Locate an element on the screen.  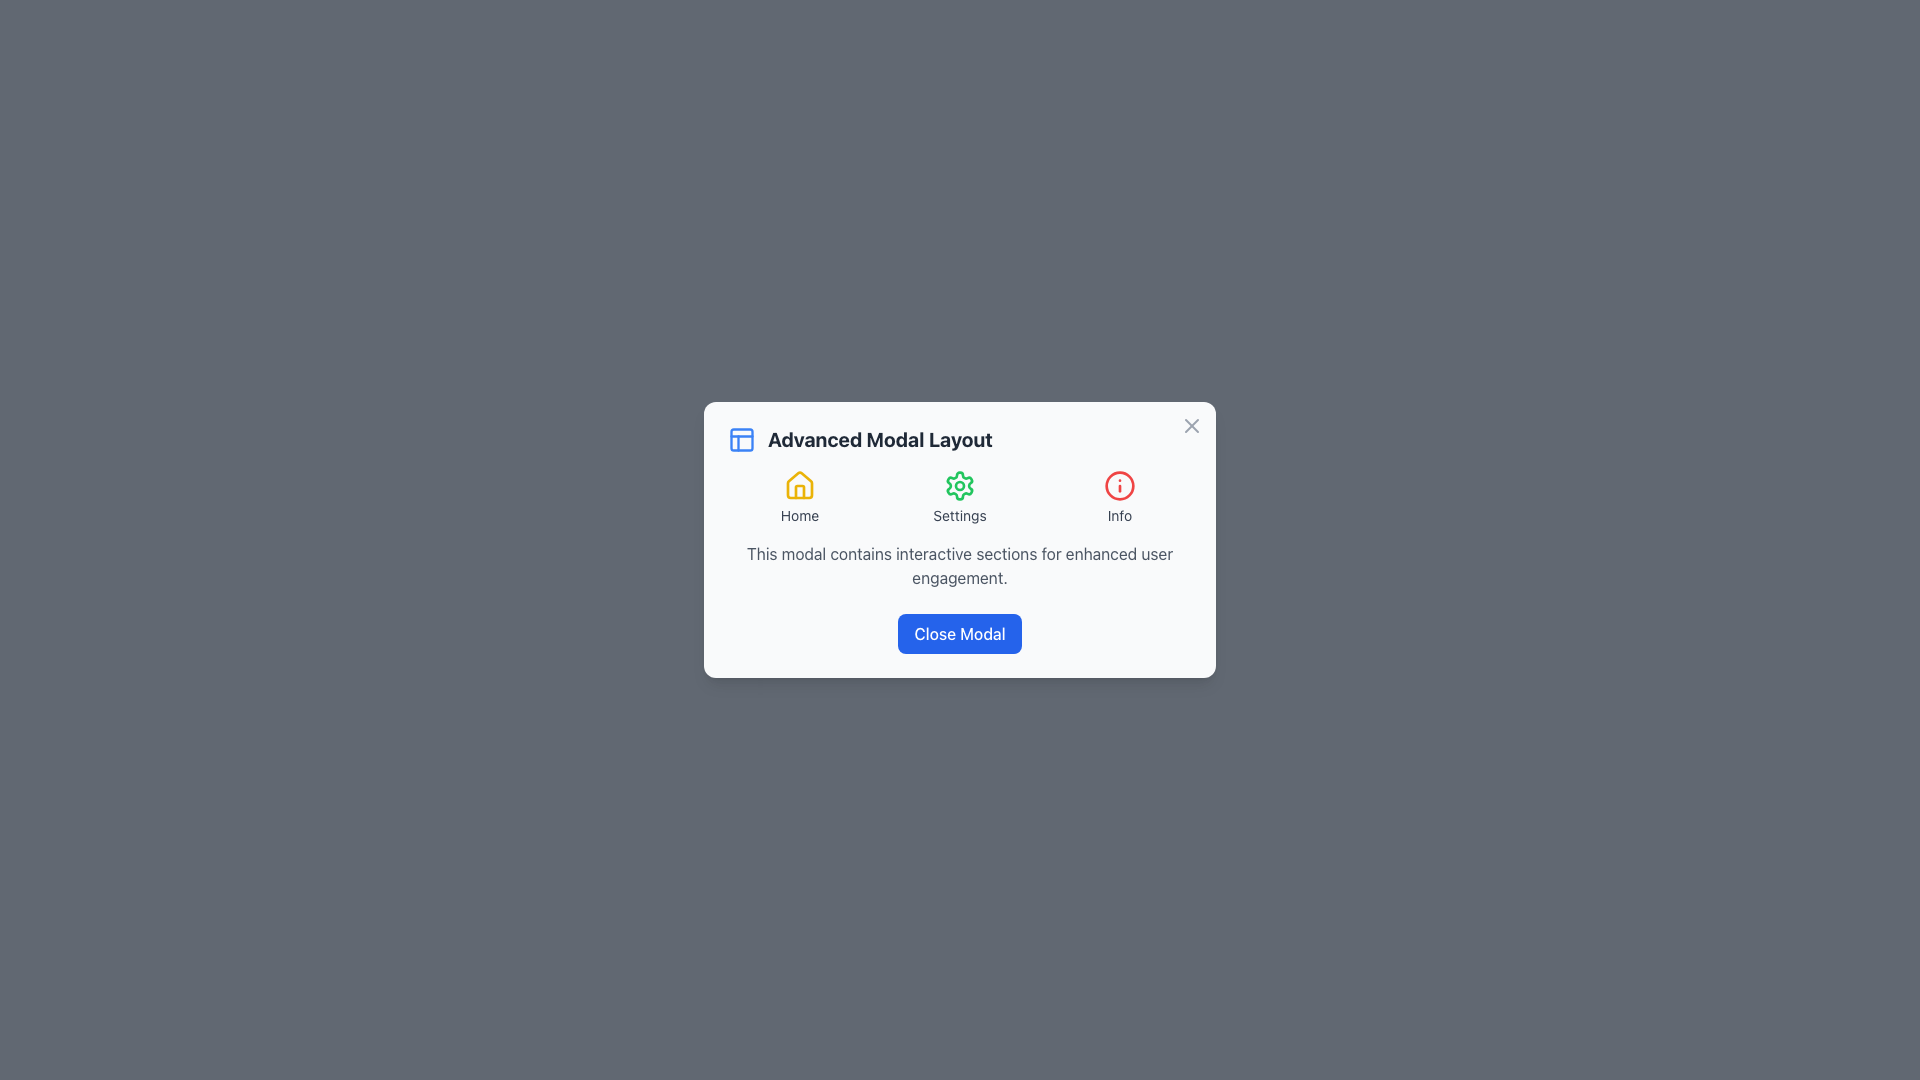
the close button located in the top-right corner of the modal is located at coordinates (1191, 424).